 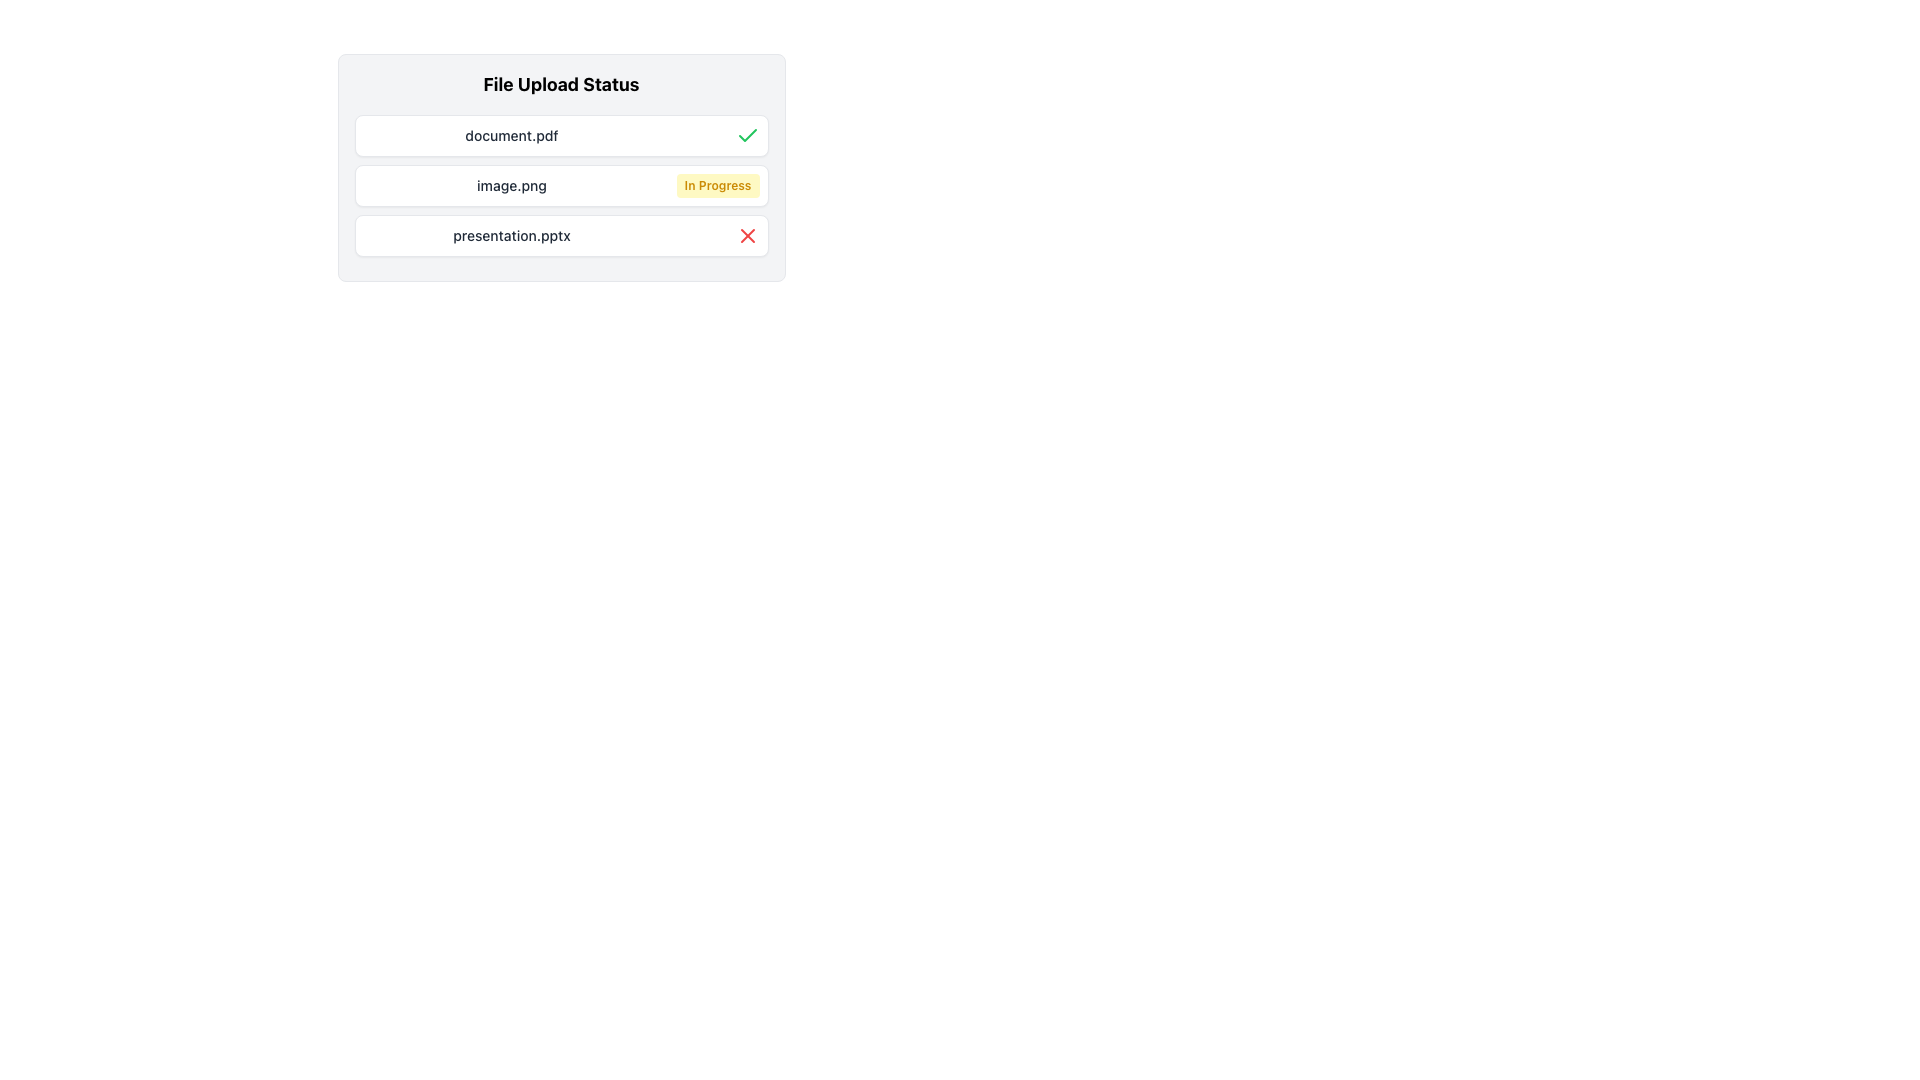 I want to click on the completion status icon located at the far right of the first row, next to the filename 'document.pdf', so click(x=746, y=135).